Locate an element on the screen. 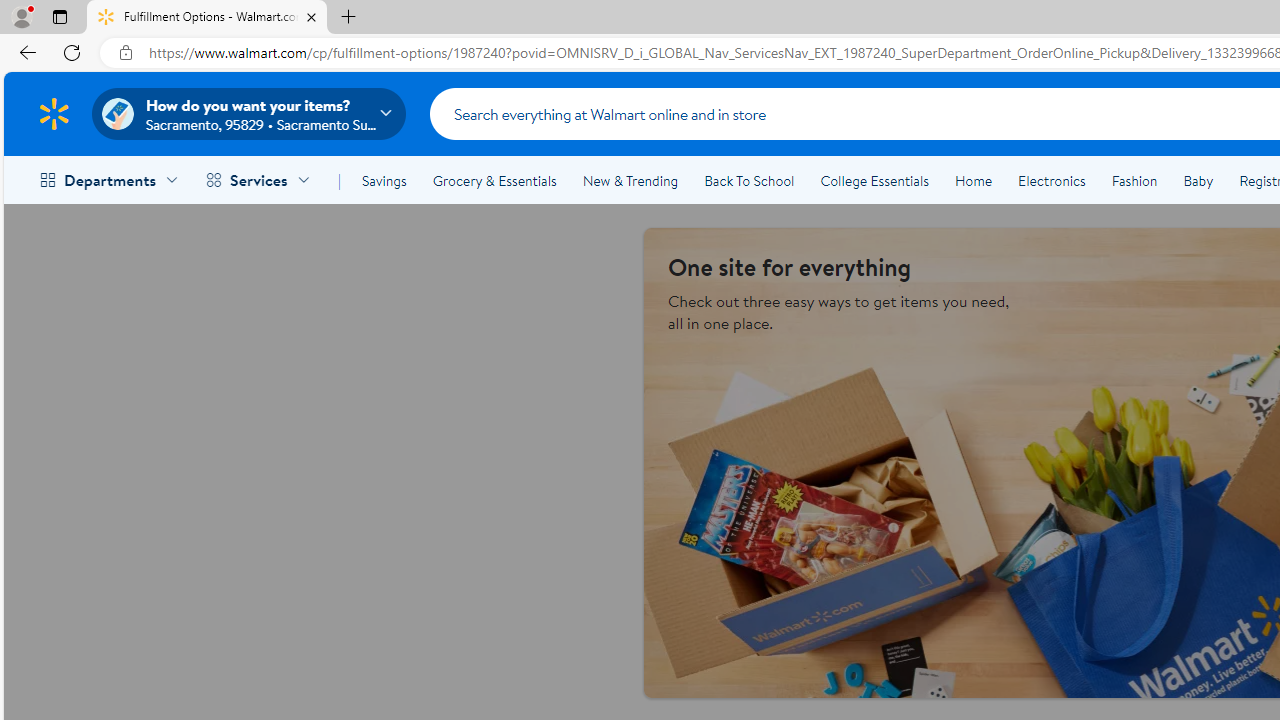 Image resolution: width=1280 pixels, height=720 pixels. 'New & Trending' is located at coordinates (630, 181).